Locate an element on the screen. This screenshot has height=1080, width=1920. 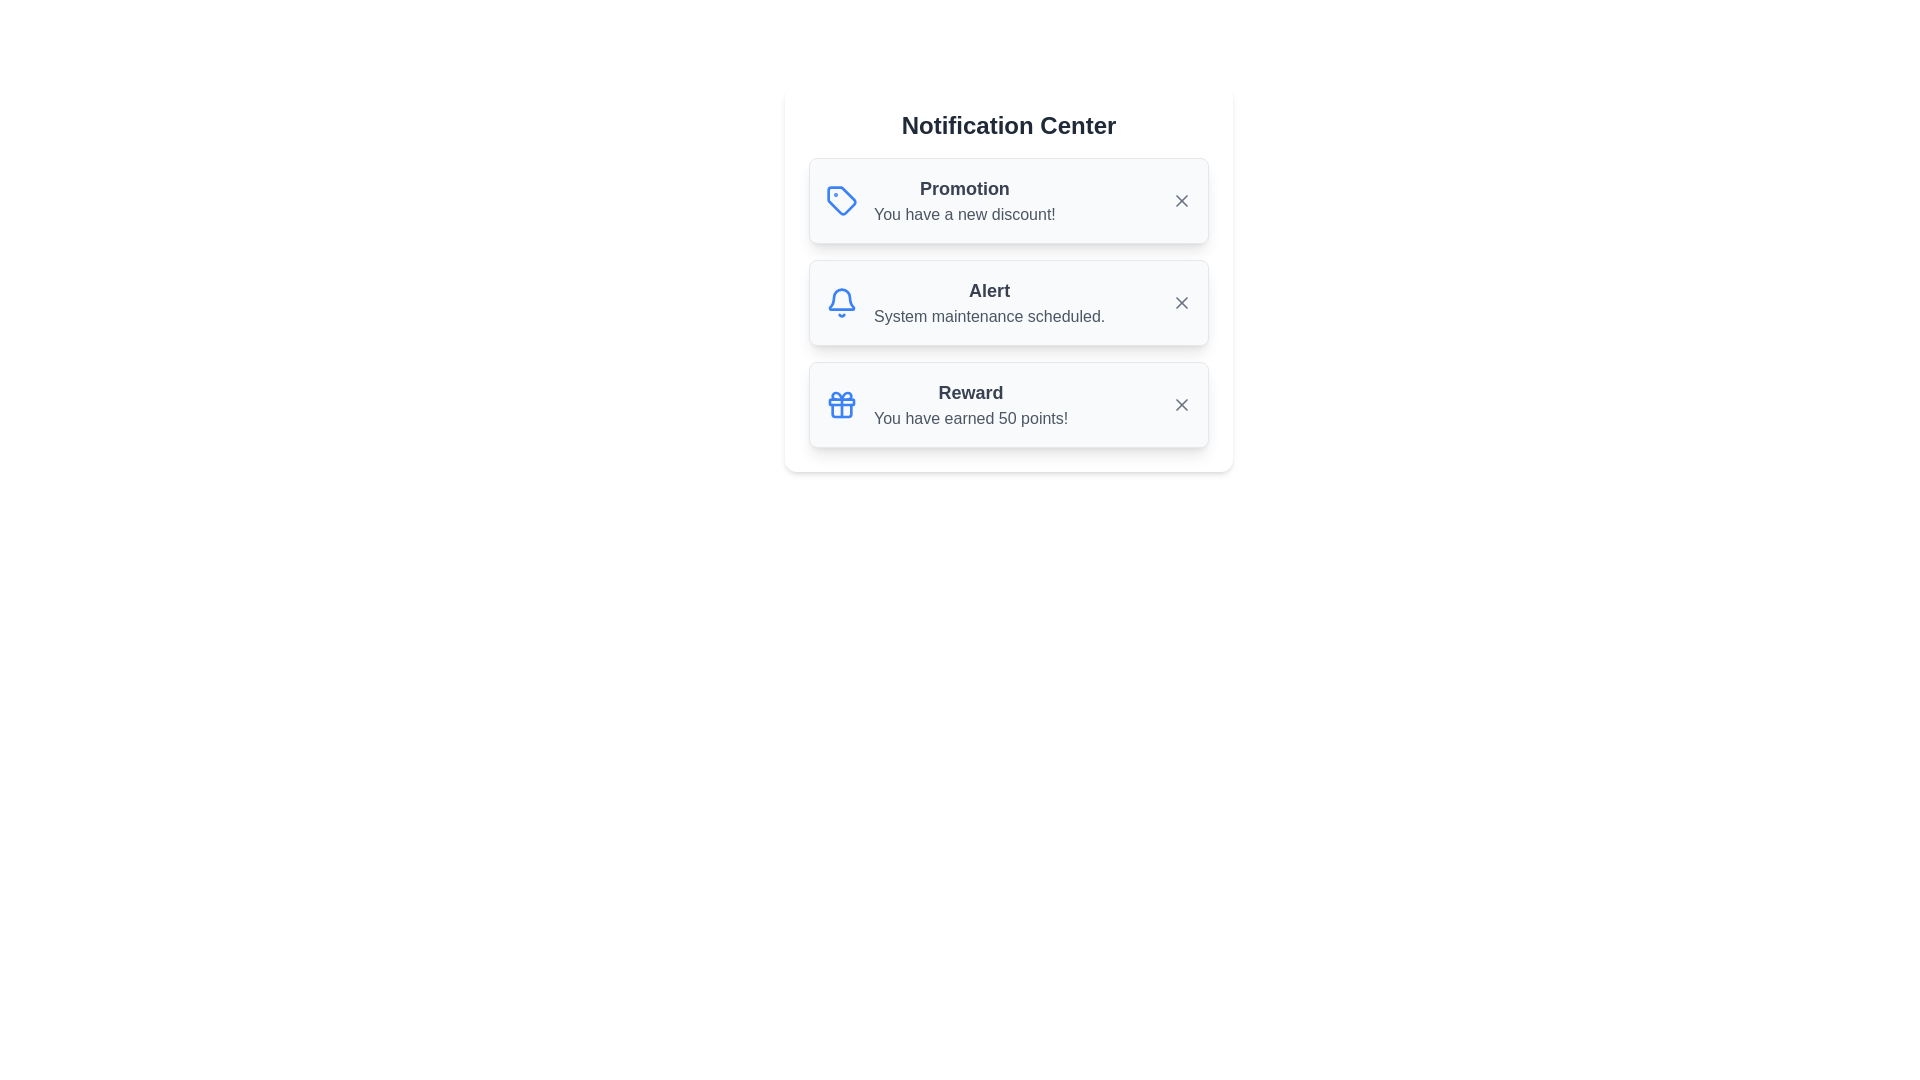
notification from the second notification card in the notification center dialog, which alerts the user about scheduled maintenance is located at coordinates (1008, 303).